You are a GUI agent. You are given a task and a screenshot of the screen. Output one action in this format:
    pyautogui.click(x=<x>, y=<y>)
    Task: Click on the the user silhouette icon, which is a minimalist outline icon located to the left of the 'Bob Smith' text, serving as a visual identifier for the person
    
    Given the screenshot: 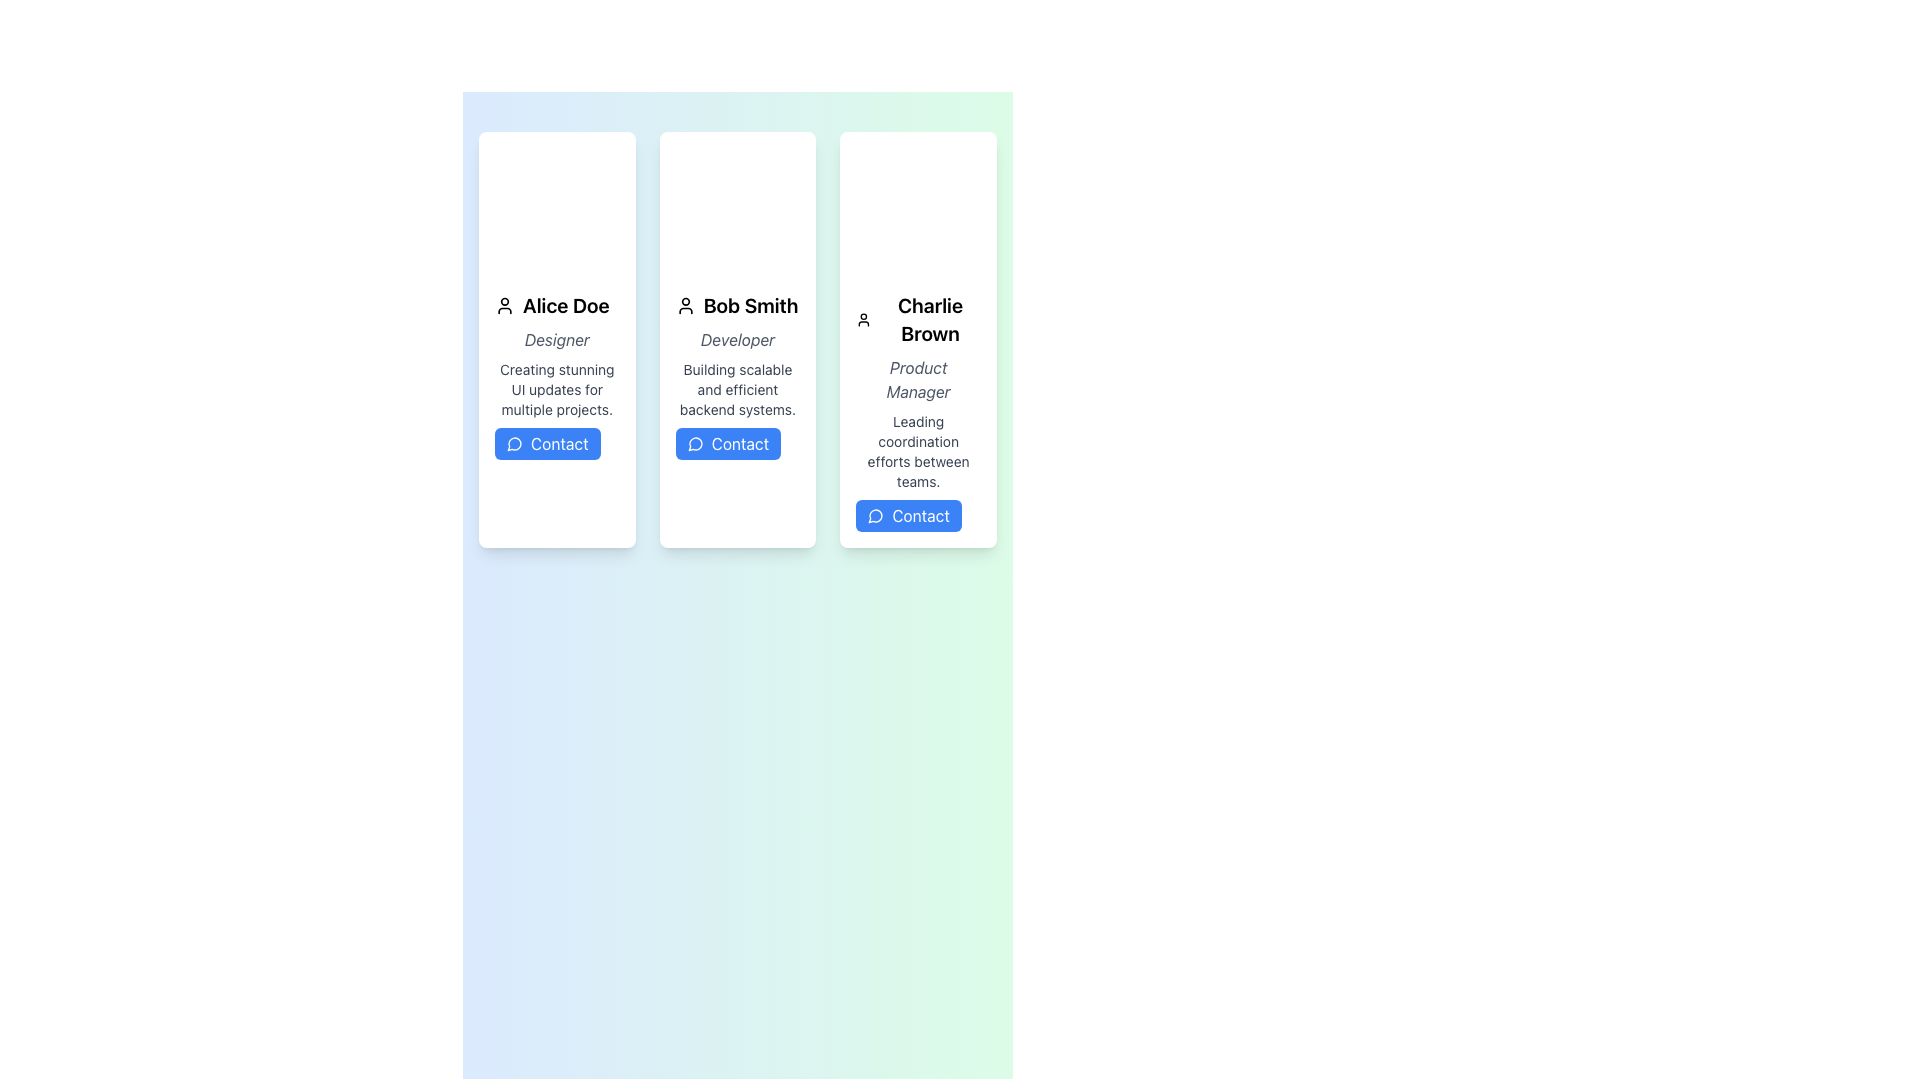 What is the action you would take?
    pyautogui.click(x=685, y=305)
    